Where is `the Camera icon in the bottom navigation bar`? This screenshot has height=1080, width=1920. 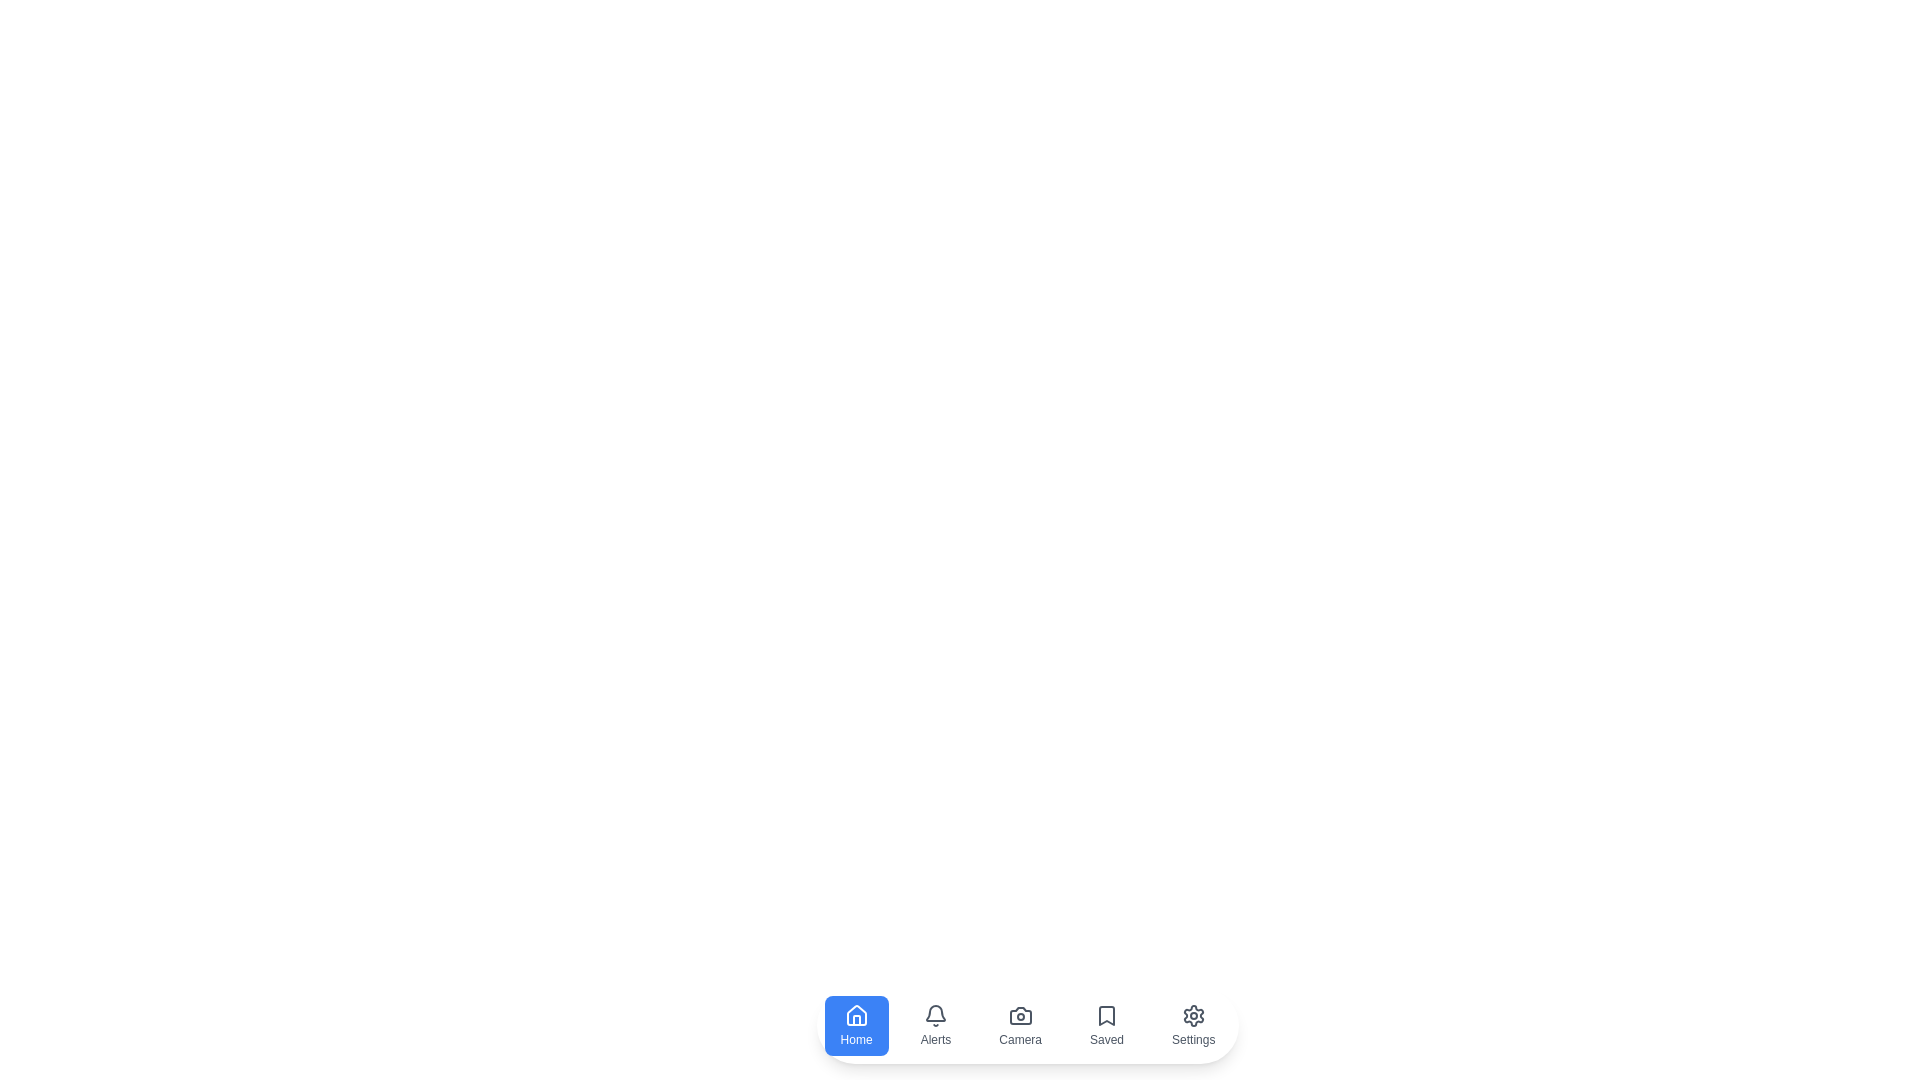
the Camera icon in the bottom navigation bar is located at coordinates (1021, 1026).